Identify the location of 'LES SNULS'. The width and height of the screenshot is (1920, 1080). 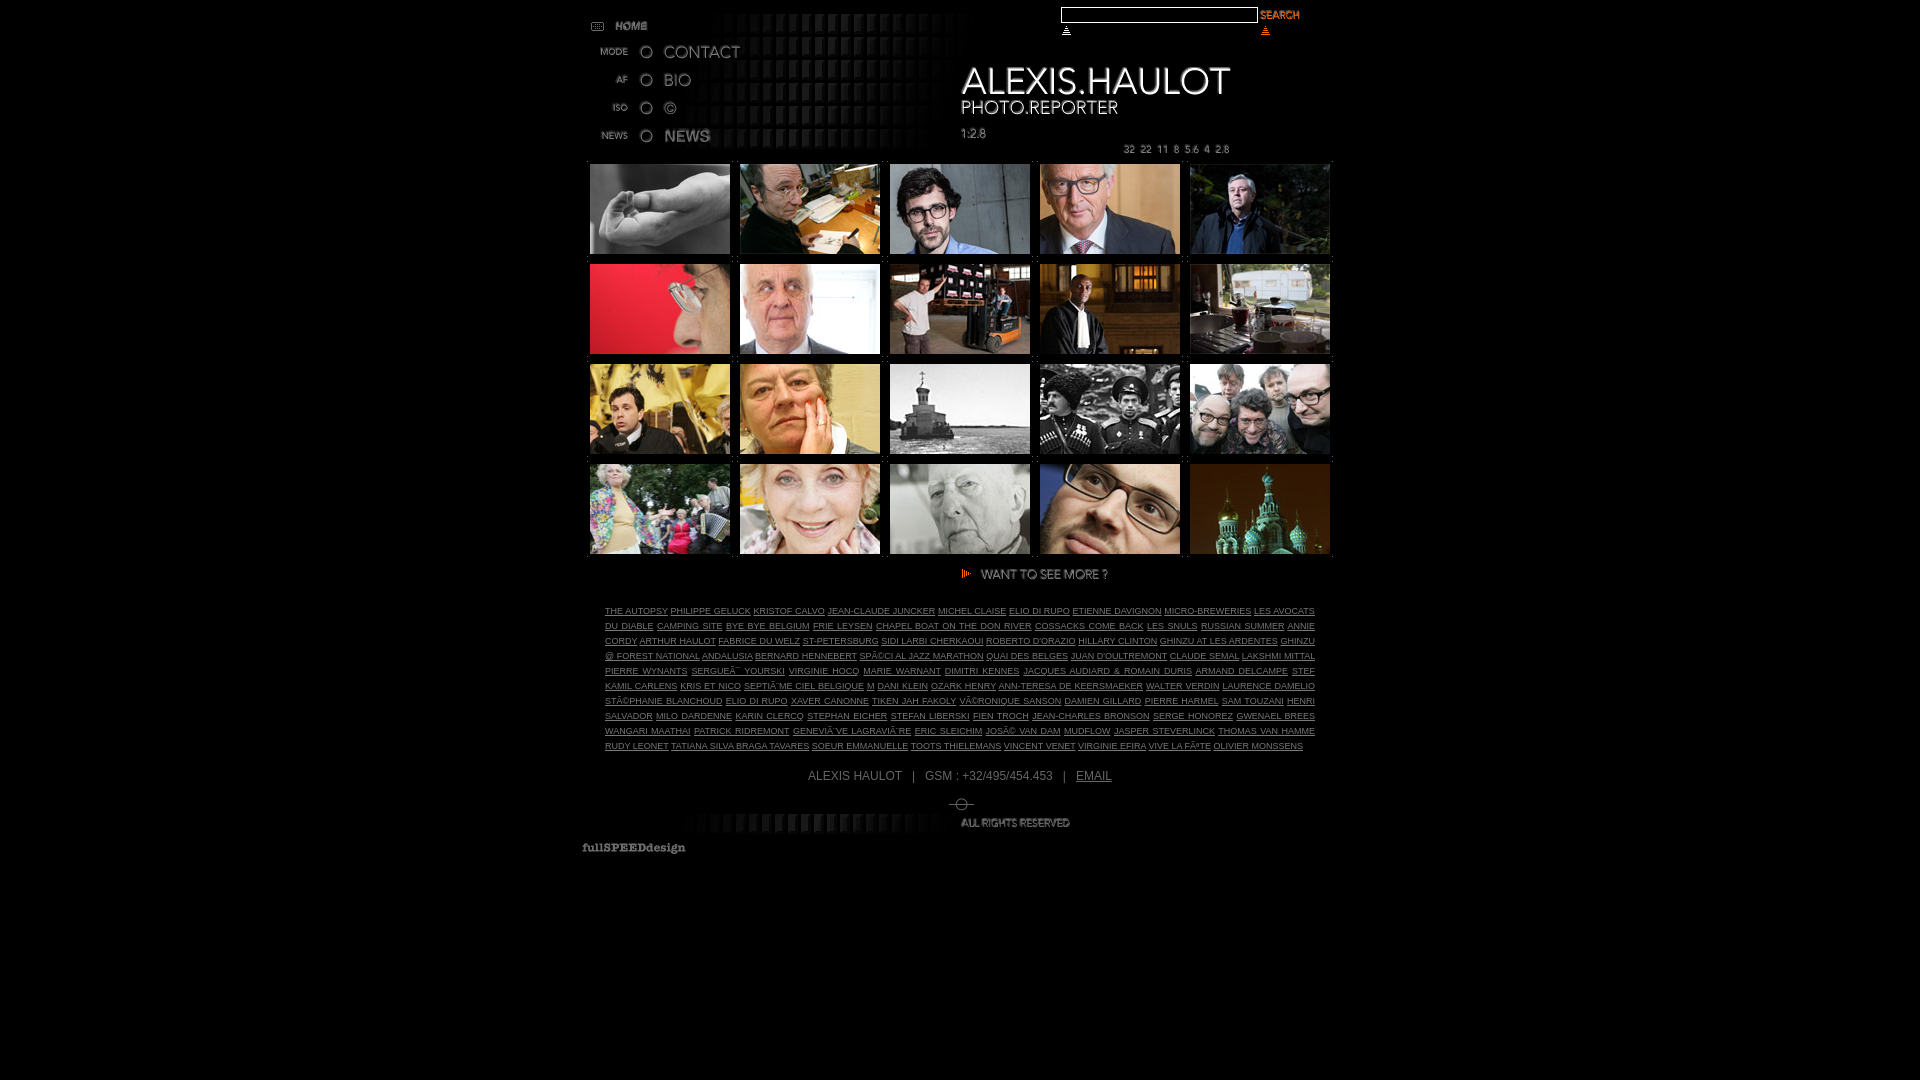
(1172, 624).